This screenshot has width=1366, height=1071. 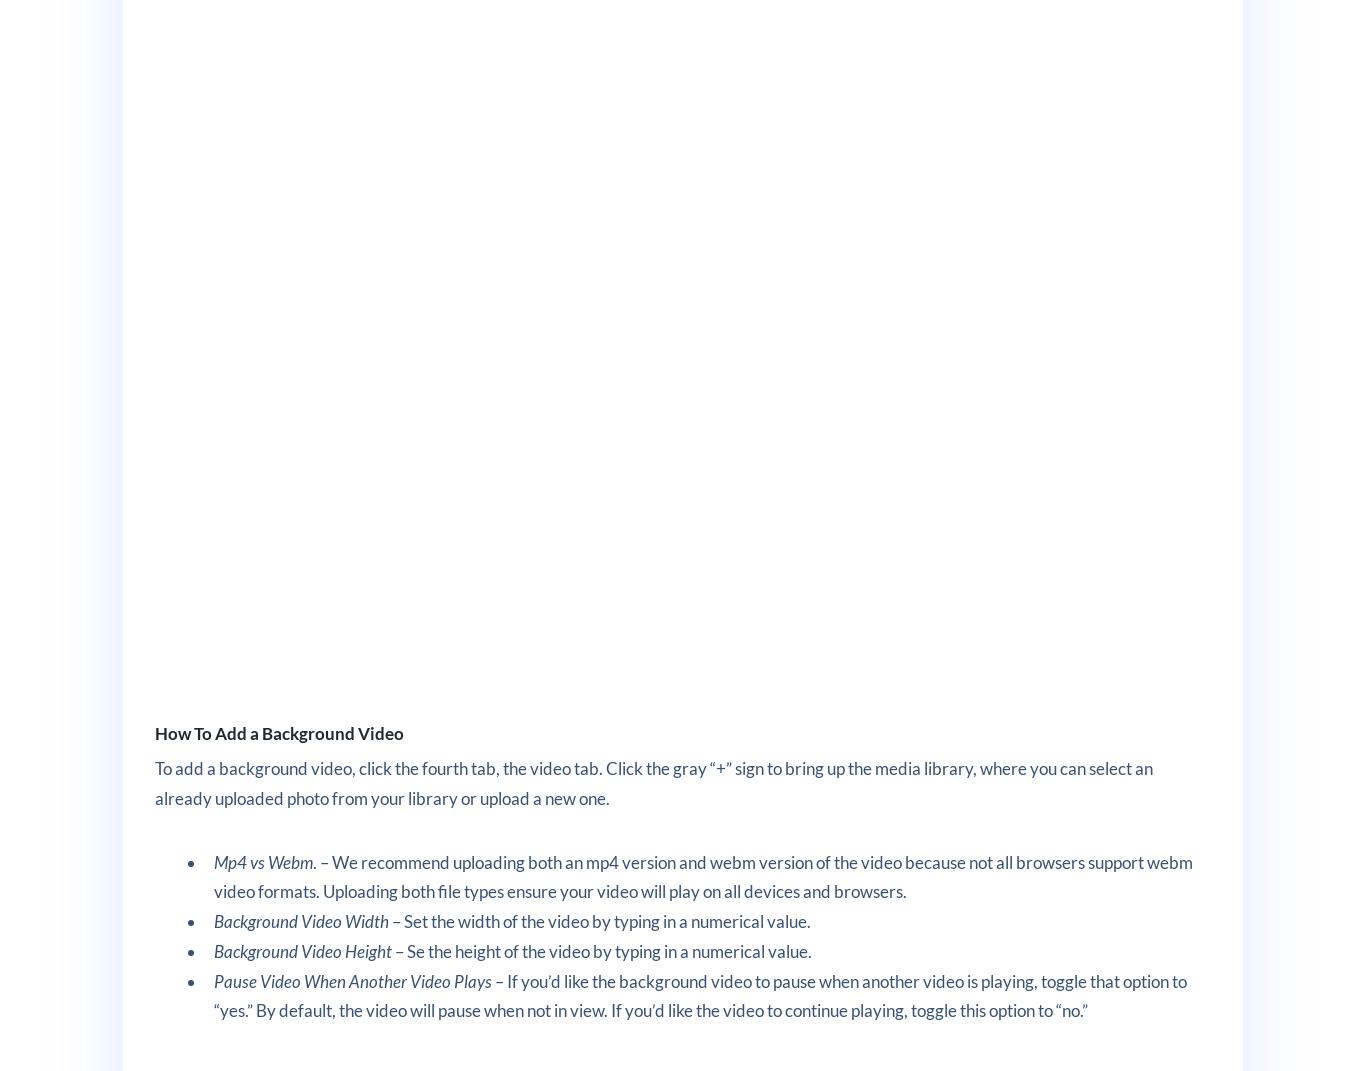 I want to click on '– Set the width of the video by typing in a numerical value.', so click(x=598, y=920).